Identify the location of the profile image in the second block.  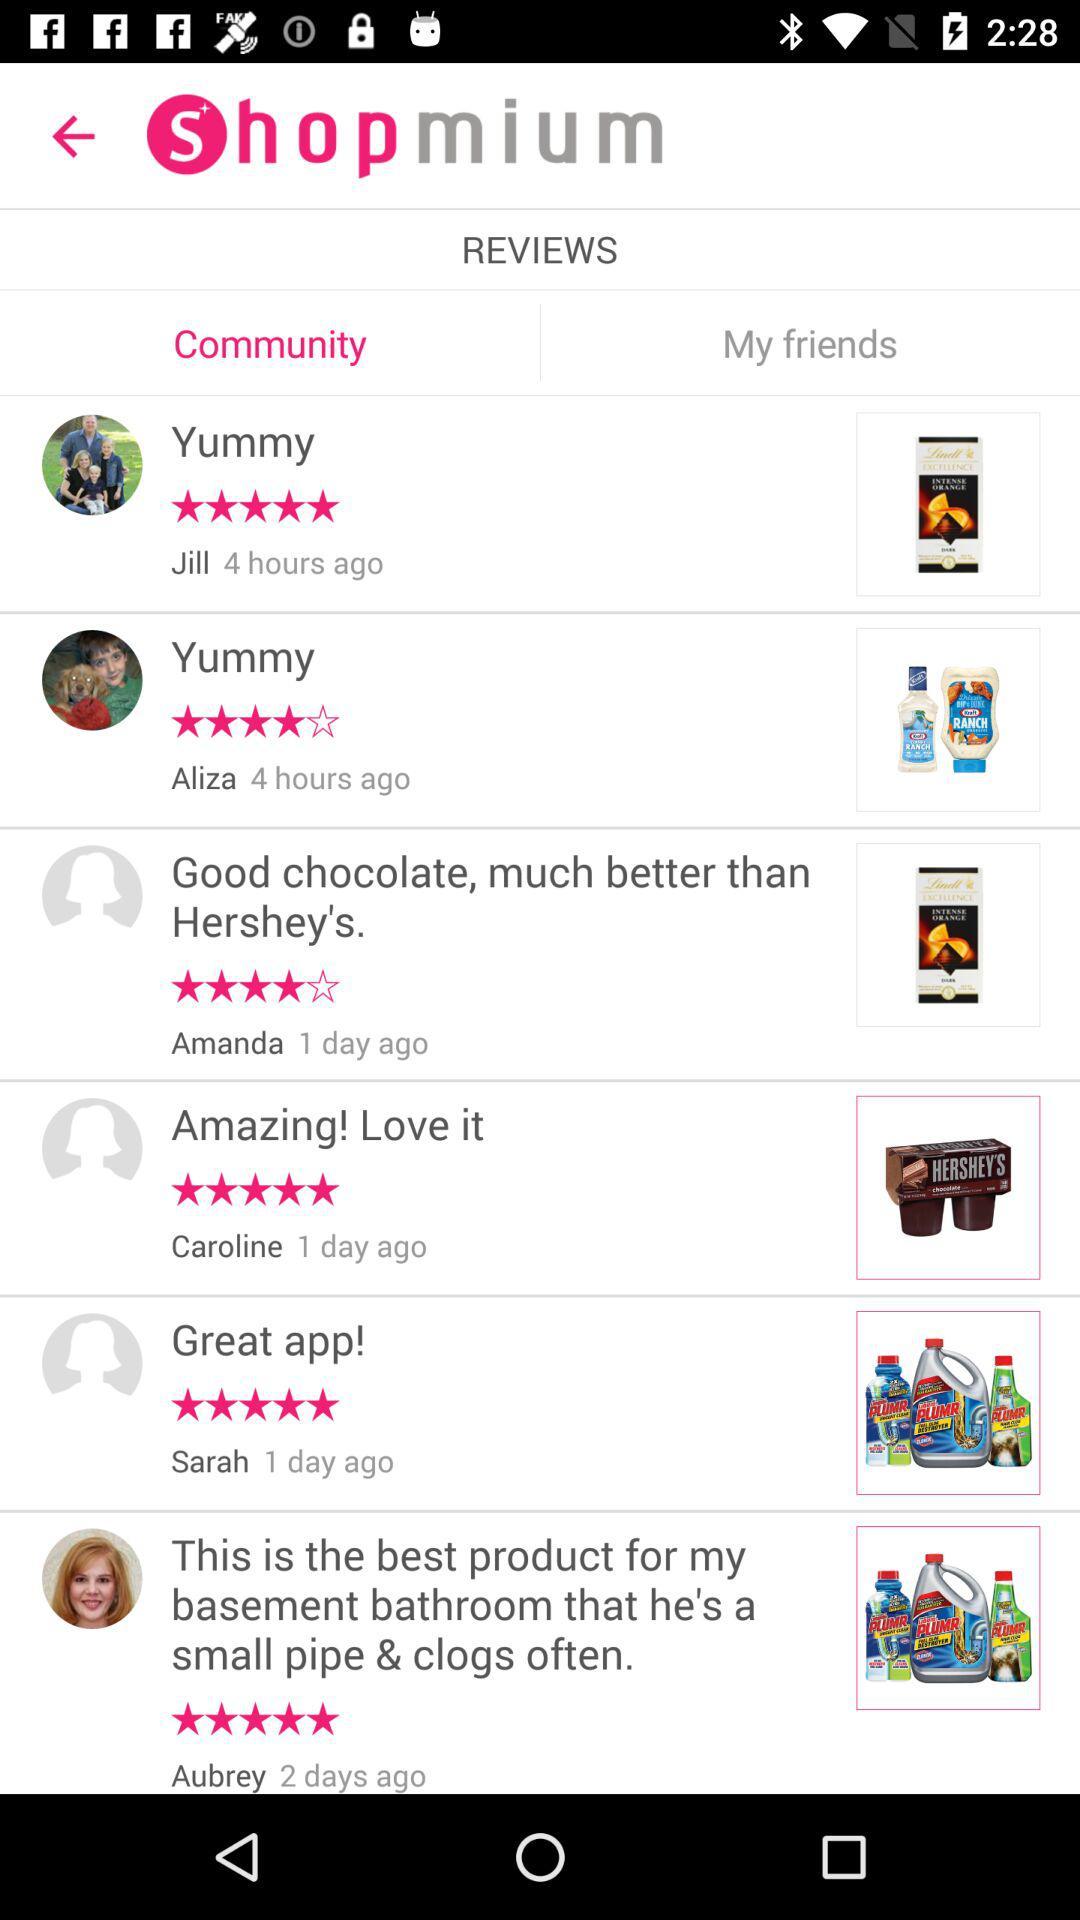
(92, 680).